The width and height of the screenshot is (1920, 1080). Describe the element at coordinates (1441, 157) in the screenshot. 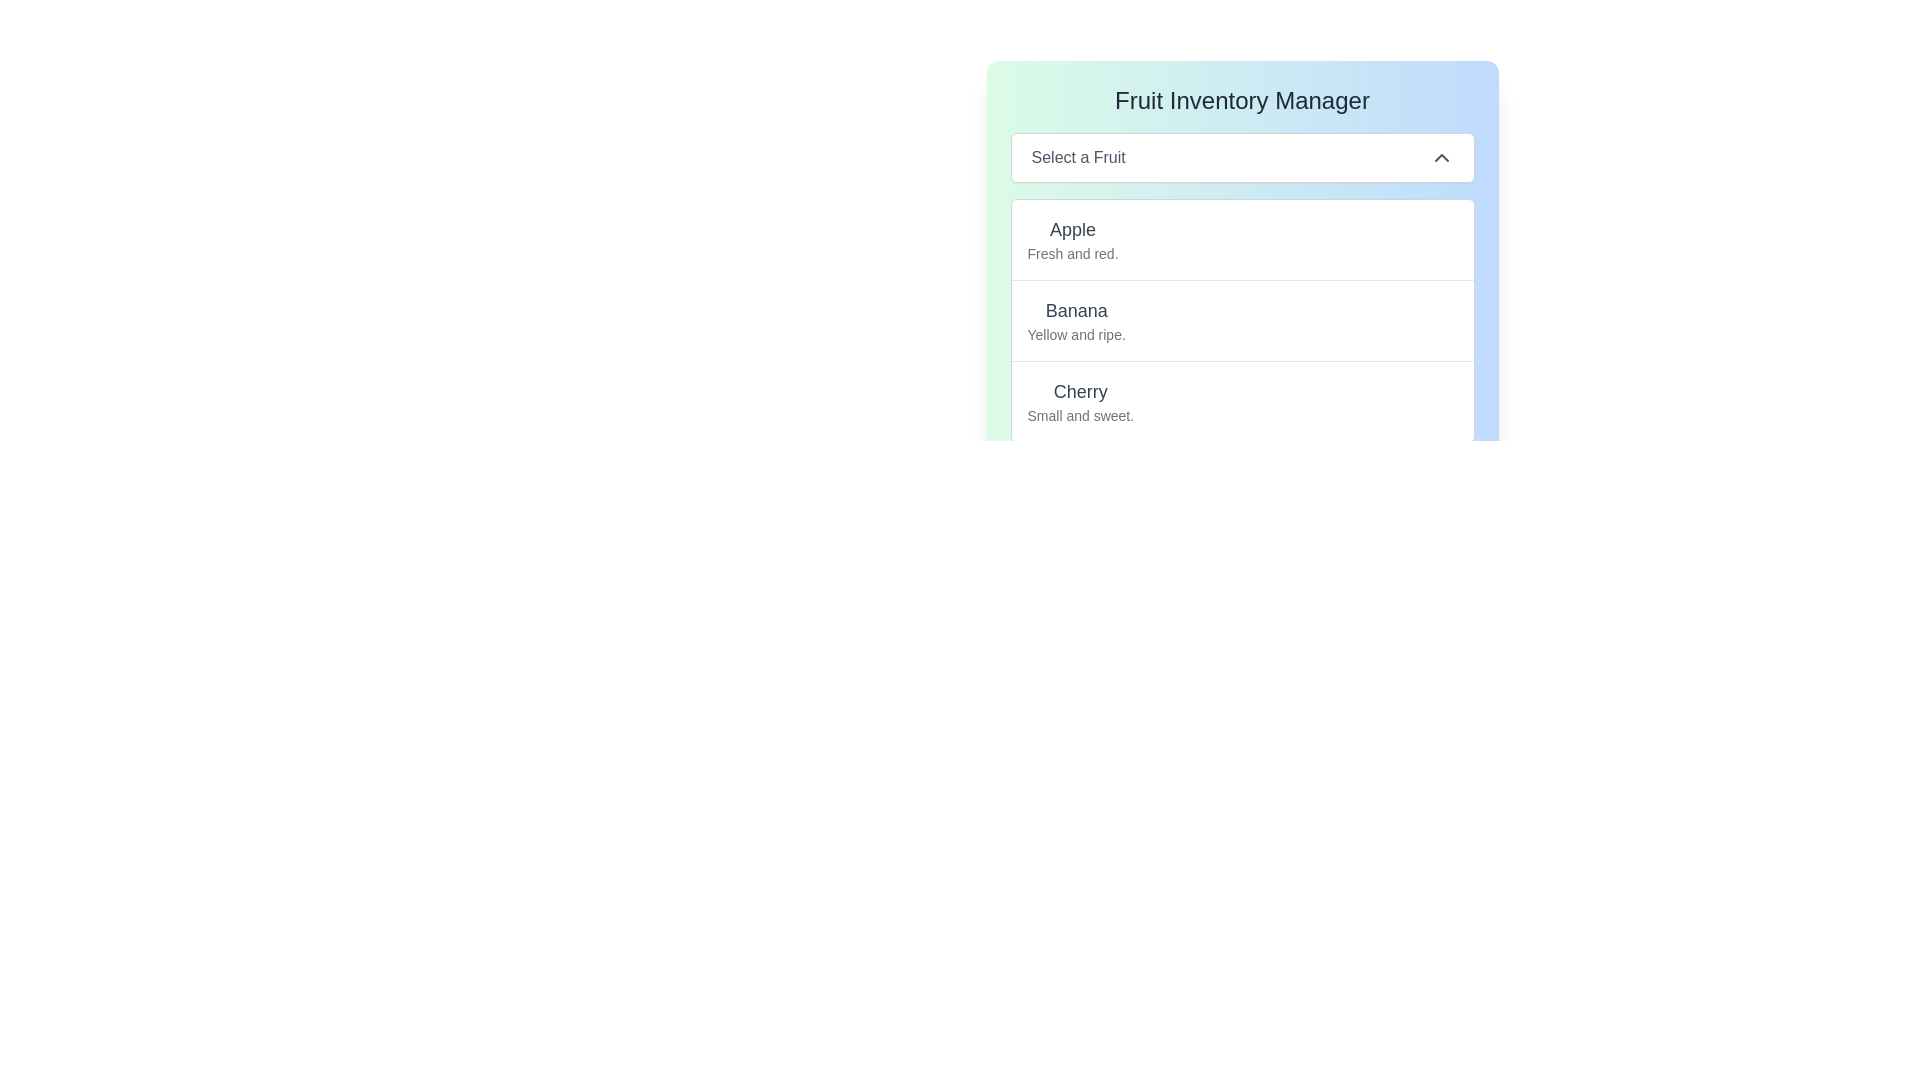

I see `the upward-pointing chevron icon located on the rightmost side of the 'Select a Fruit' section, which is styled with a simple line drawing on a transparent background` at that location.